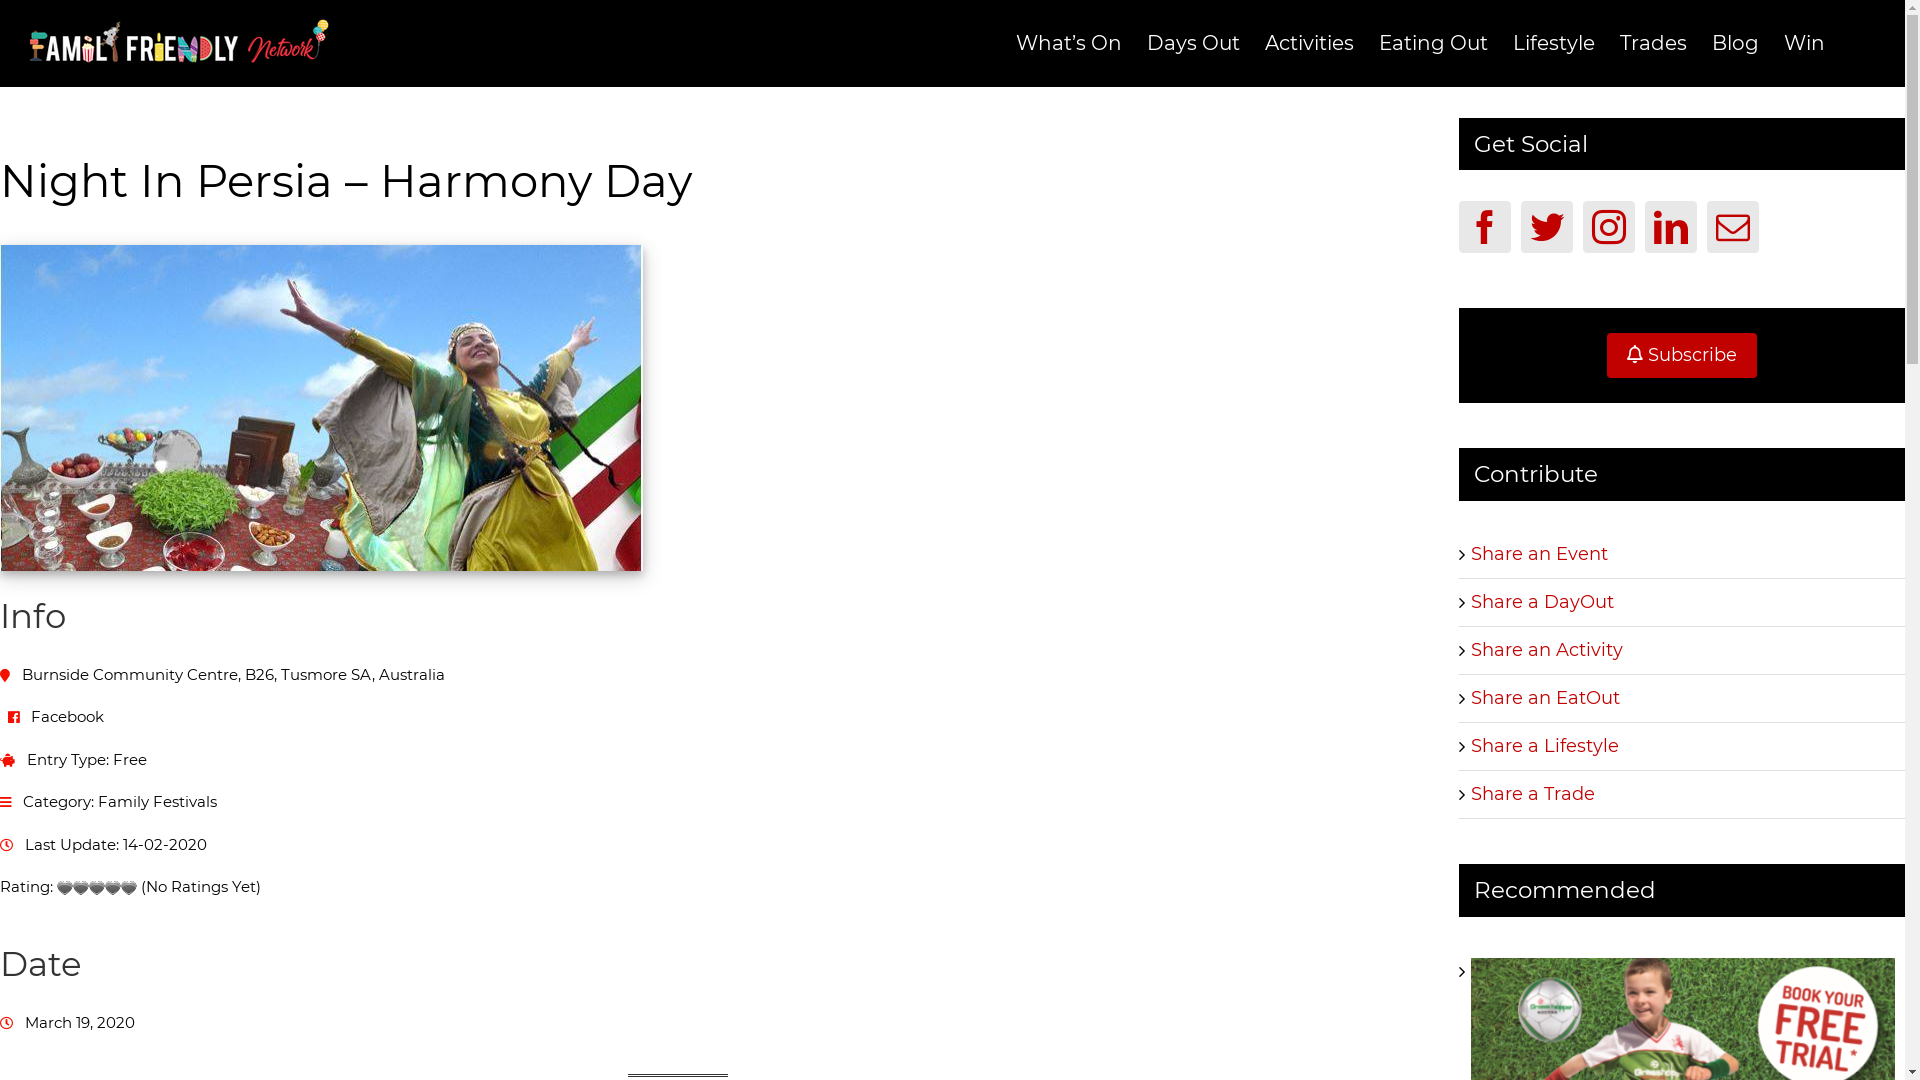 The width and height of the screenshot is (1920, 1080). I want to click on 'Share a Lifestyle', so click(1544, 745).